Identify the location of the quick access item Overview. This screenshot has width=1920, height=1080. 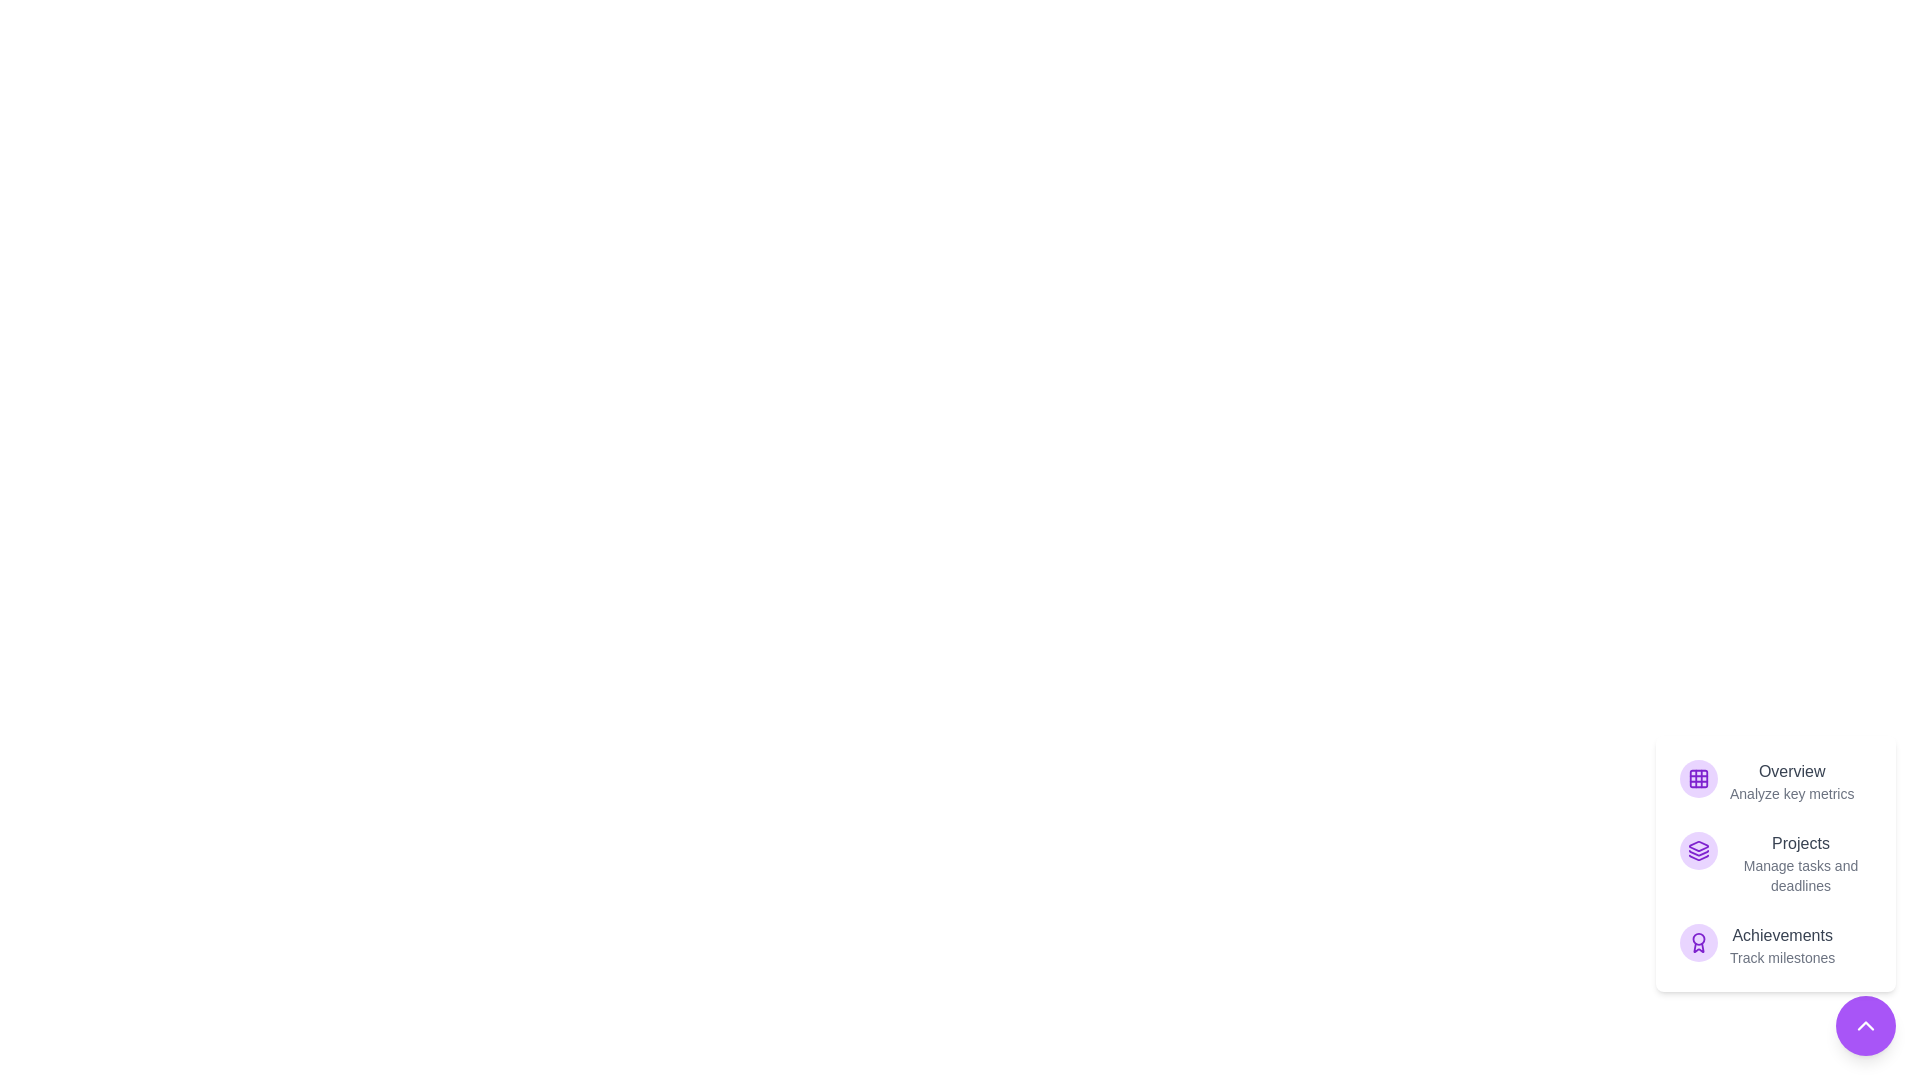
(1776, 781).